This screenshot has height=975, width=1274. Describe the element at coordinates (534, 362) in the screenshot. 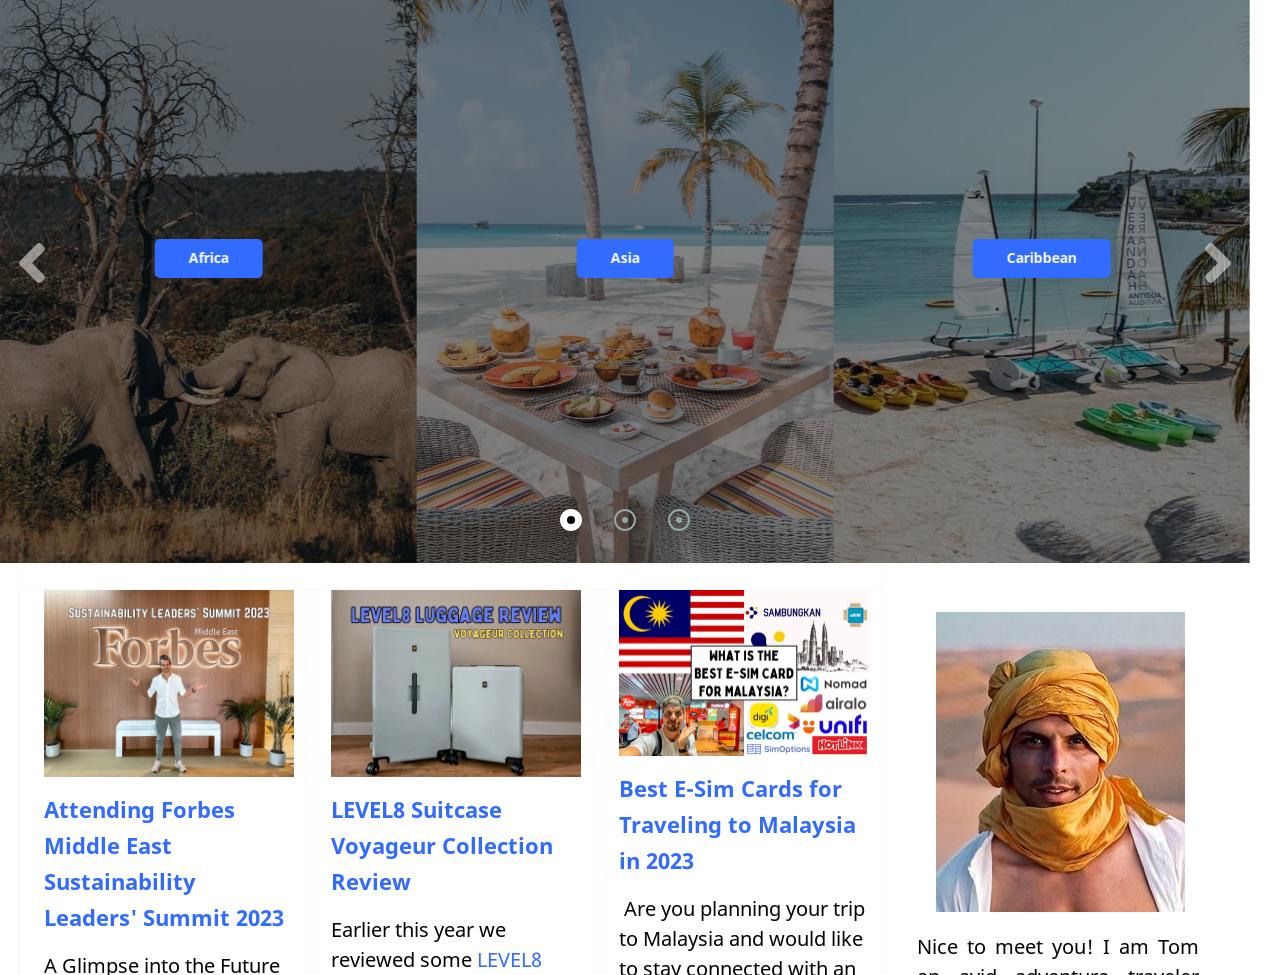

I see `'Slovenia'` at that location.